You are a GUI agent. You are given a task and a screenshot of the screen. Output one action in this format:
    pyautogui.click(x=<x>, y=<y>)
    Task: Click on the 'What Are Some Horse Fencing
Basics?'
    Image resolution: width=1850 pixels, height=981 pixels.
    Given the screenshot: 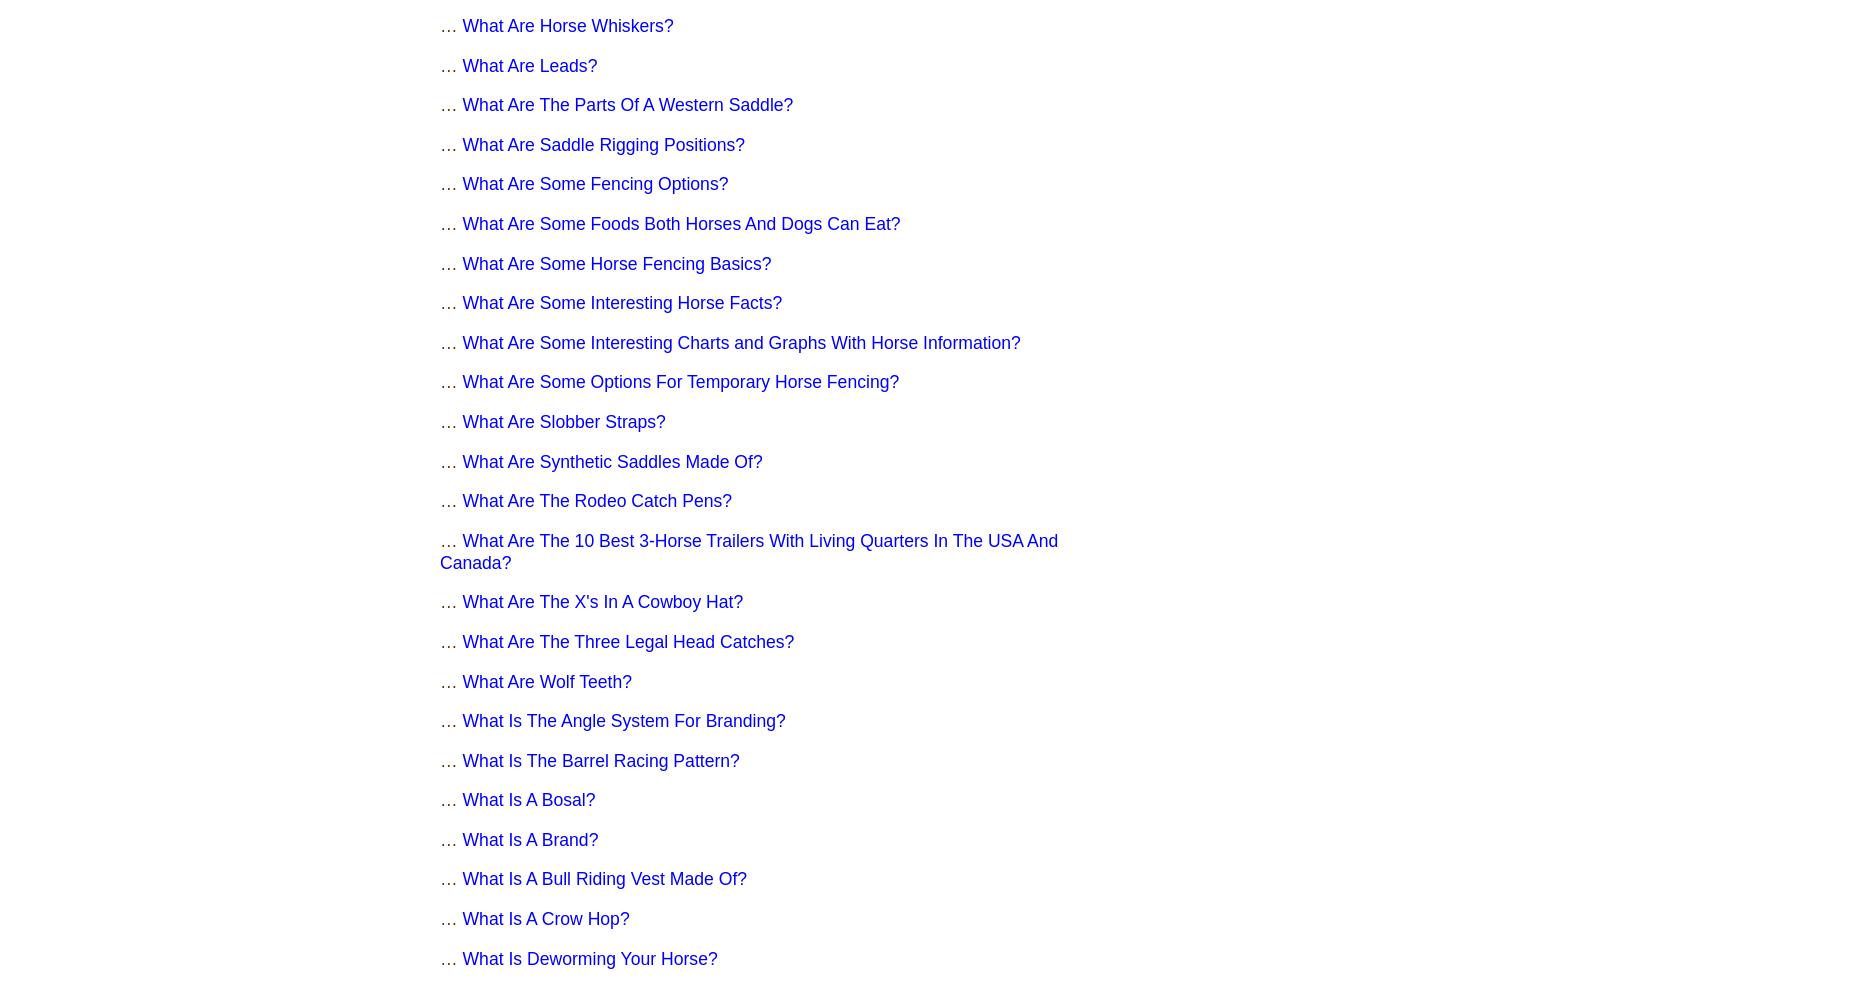 What is the action you would take?
    pyautogui.click(x=616, y=262)
    